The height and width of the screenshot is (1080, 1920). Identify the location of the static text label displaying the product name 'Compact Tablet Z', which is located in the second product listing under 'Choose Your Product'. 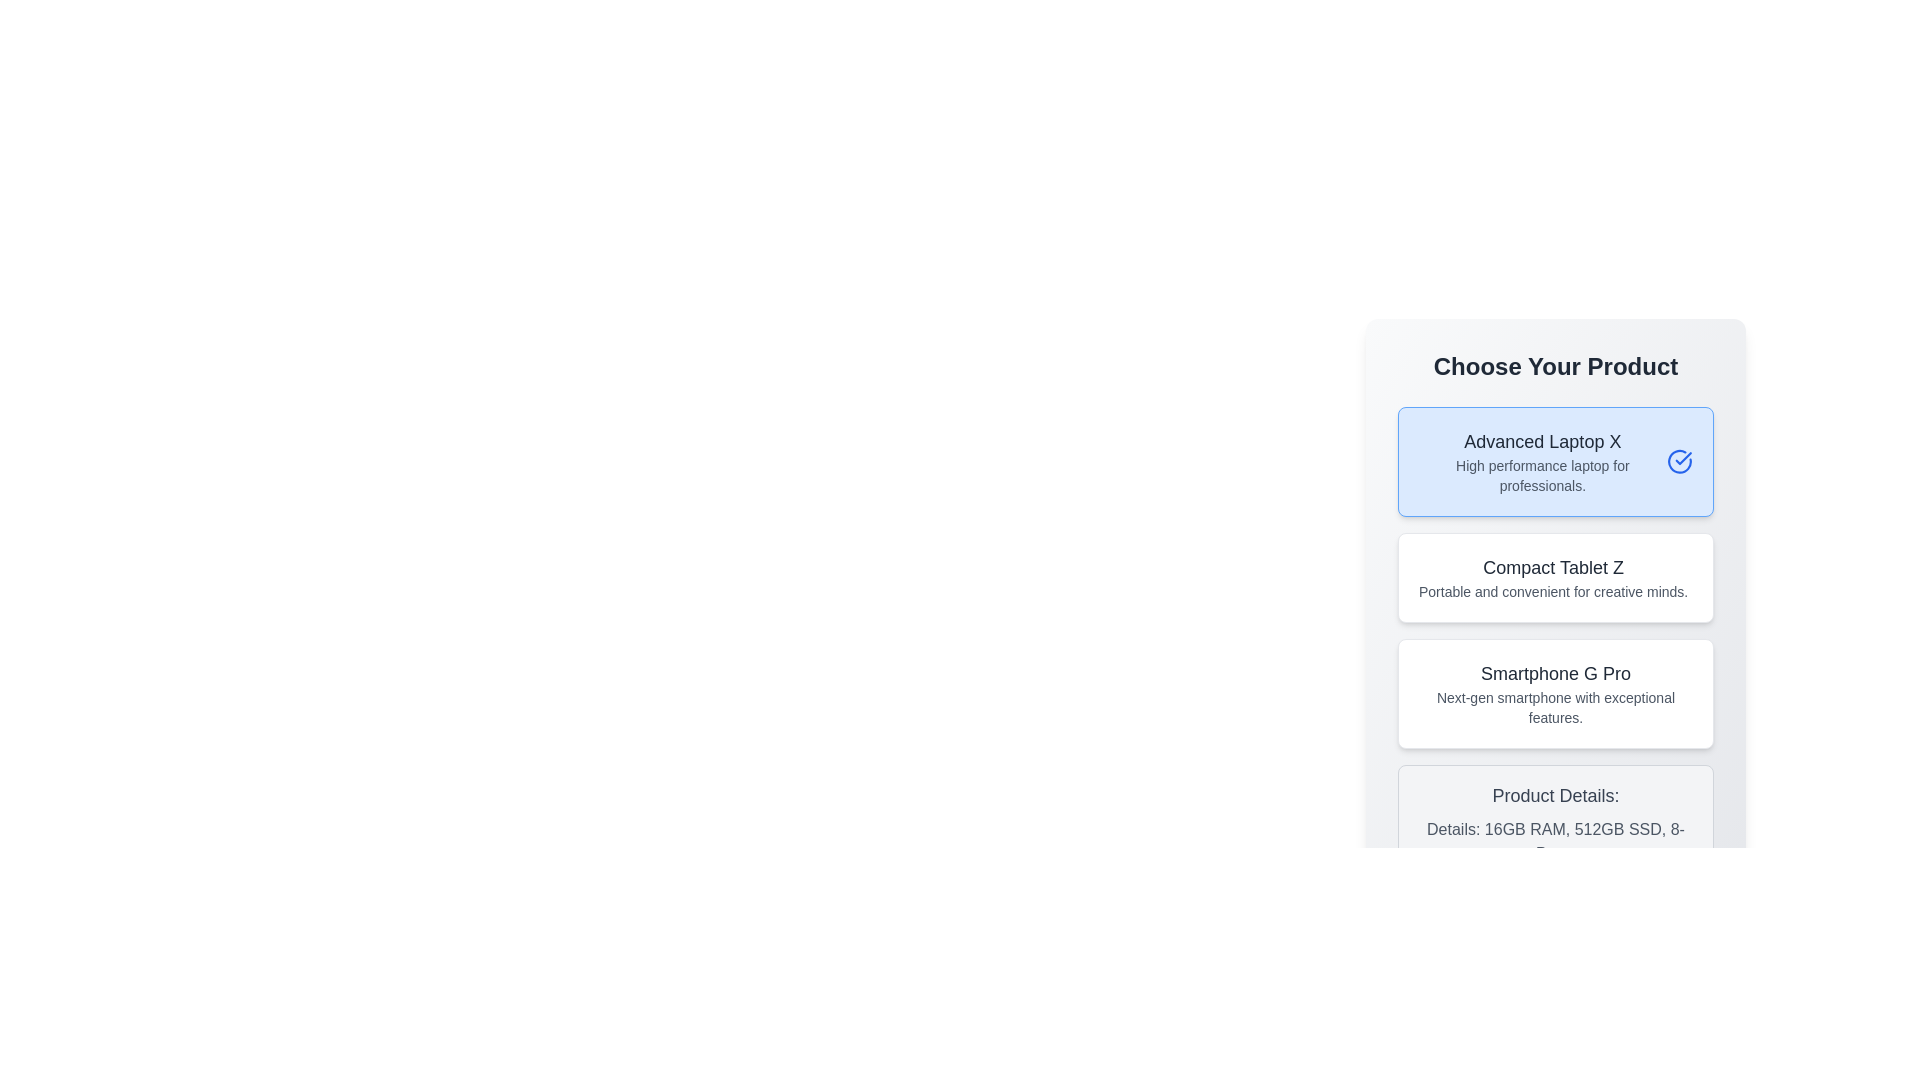
(1552, 567).